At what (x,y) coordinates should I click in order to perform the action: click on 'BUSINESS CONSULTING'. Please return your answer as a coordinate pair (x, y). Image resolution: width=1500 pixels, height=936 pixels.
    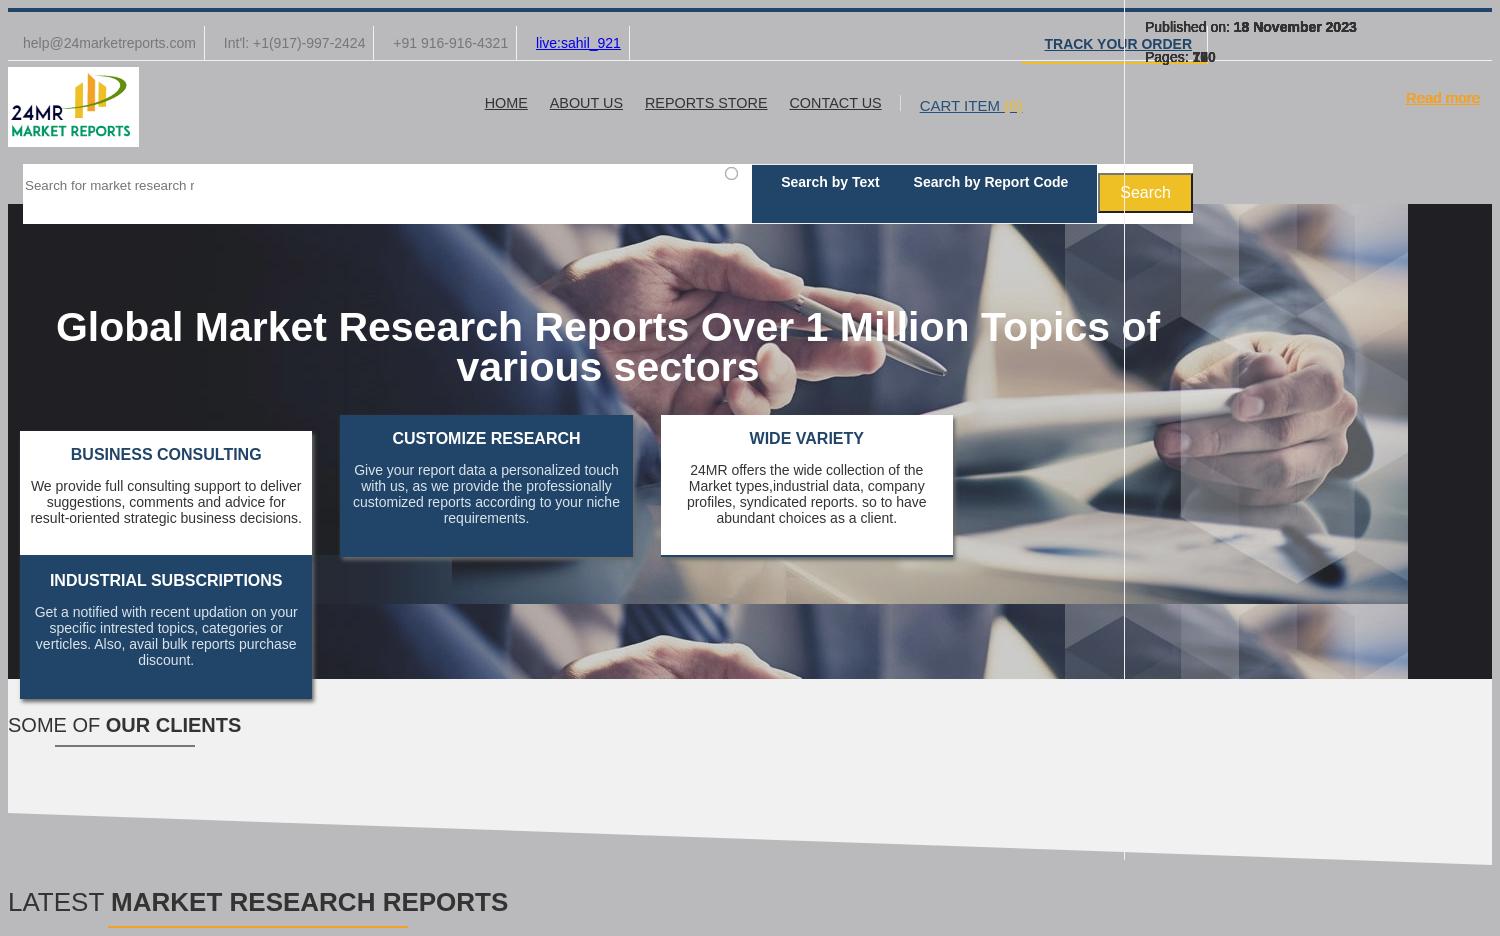
    Looking at the image, I should click on (69, 454).